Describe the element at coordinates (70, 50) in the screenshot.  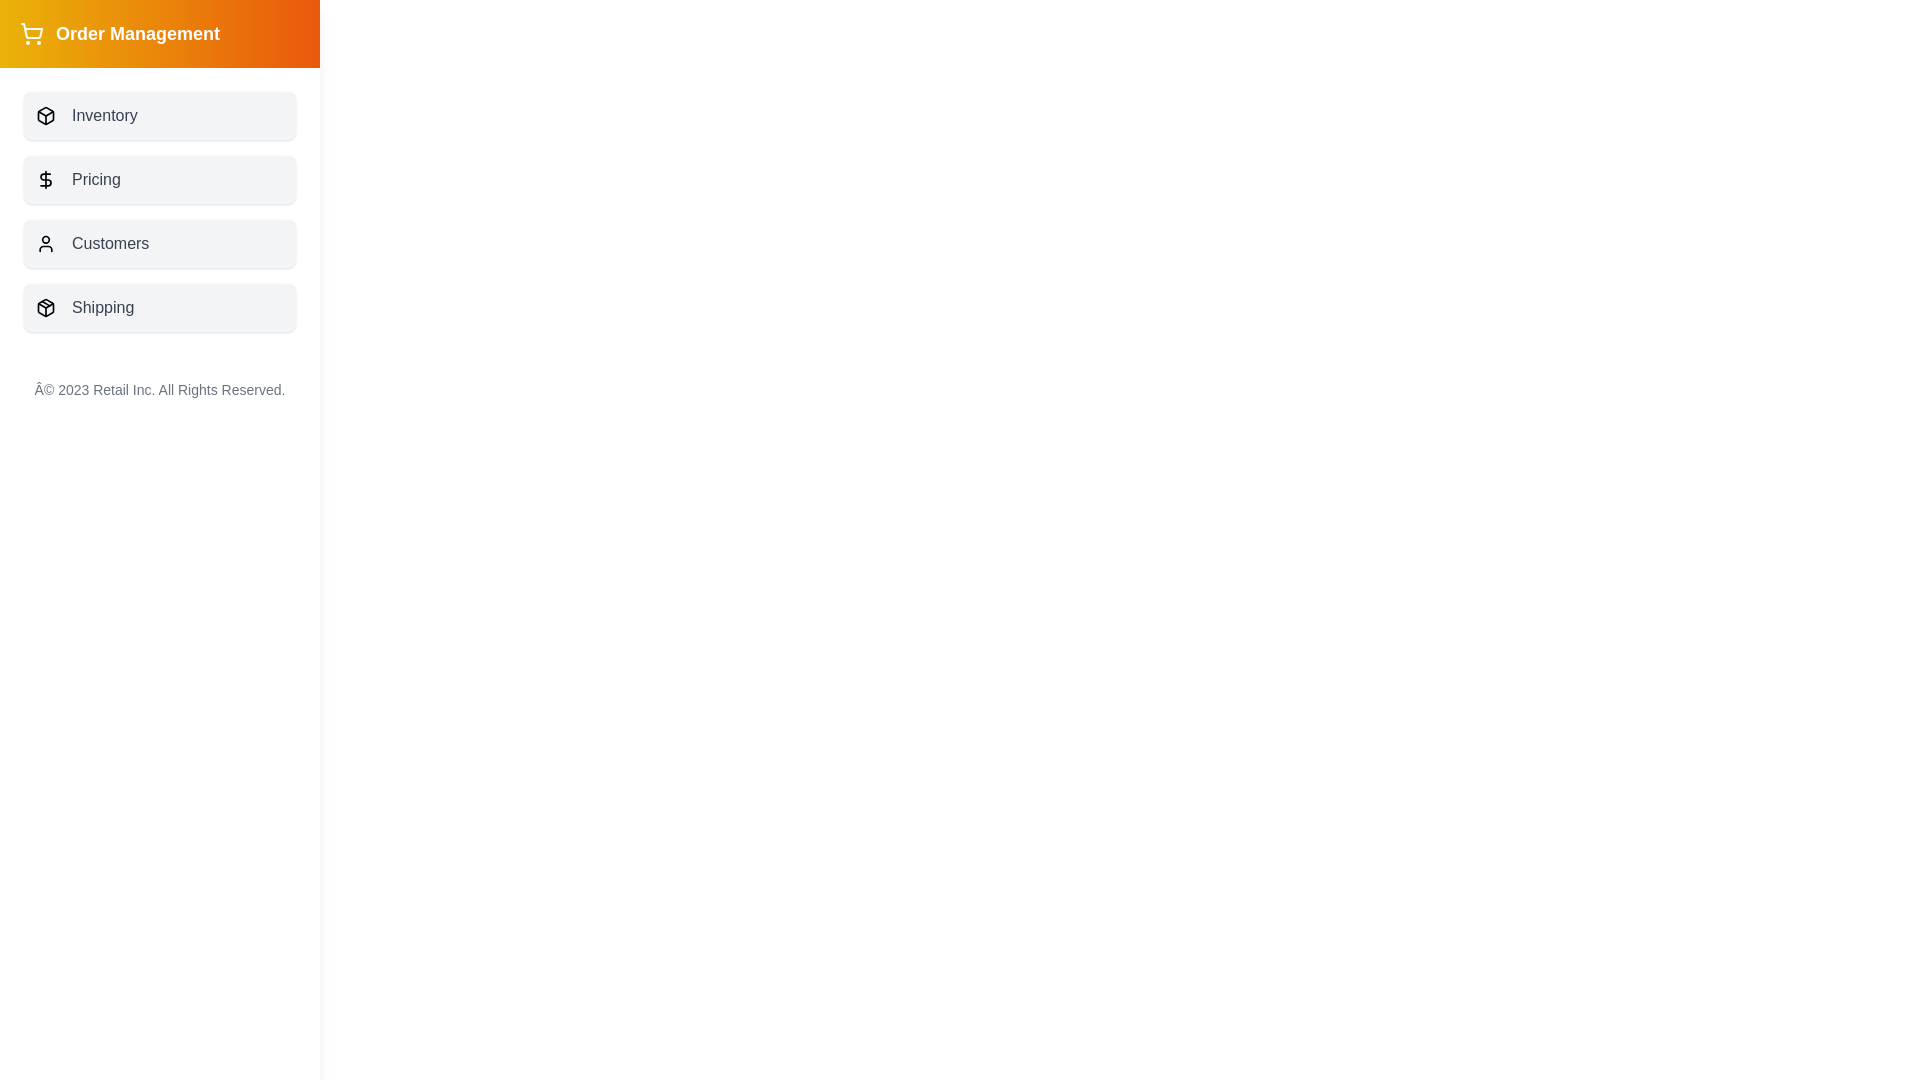
I see `the toggle button to change the drawer's visibility state` at that location.